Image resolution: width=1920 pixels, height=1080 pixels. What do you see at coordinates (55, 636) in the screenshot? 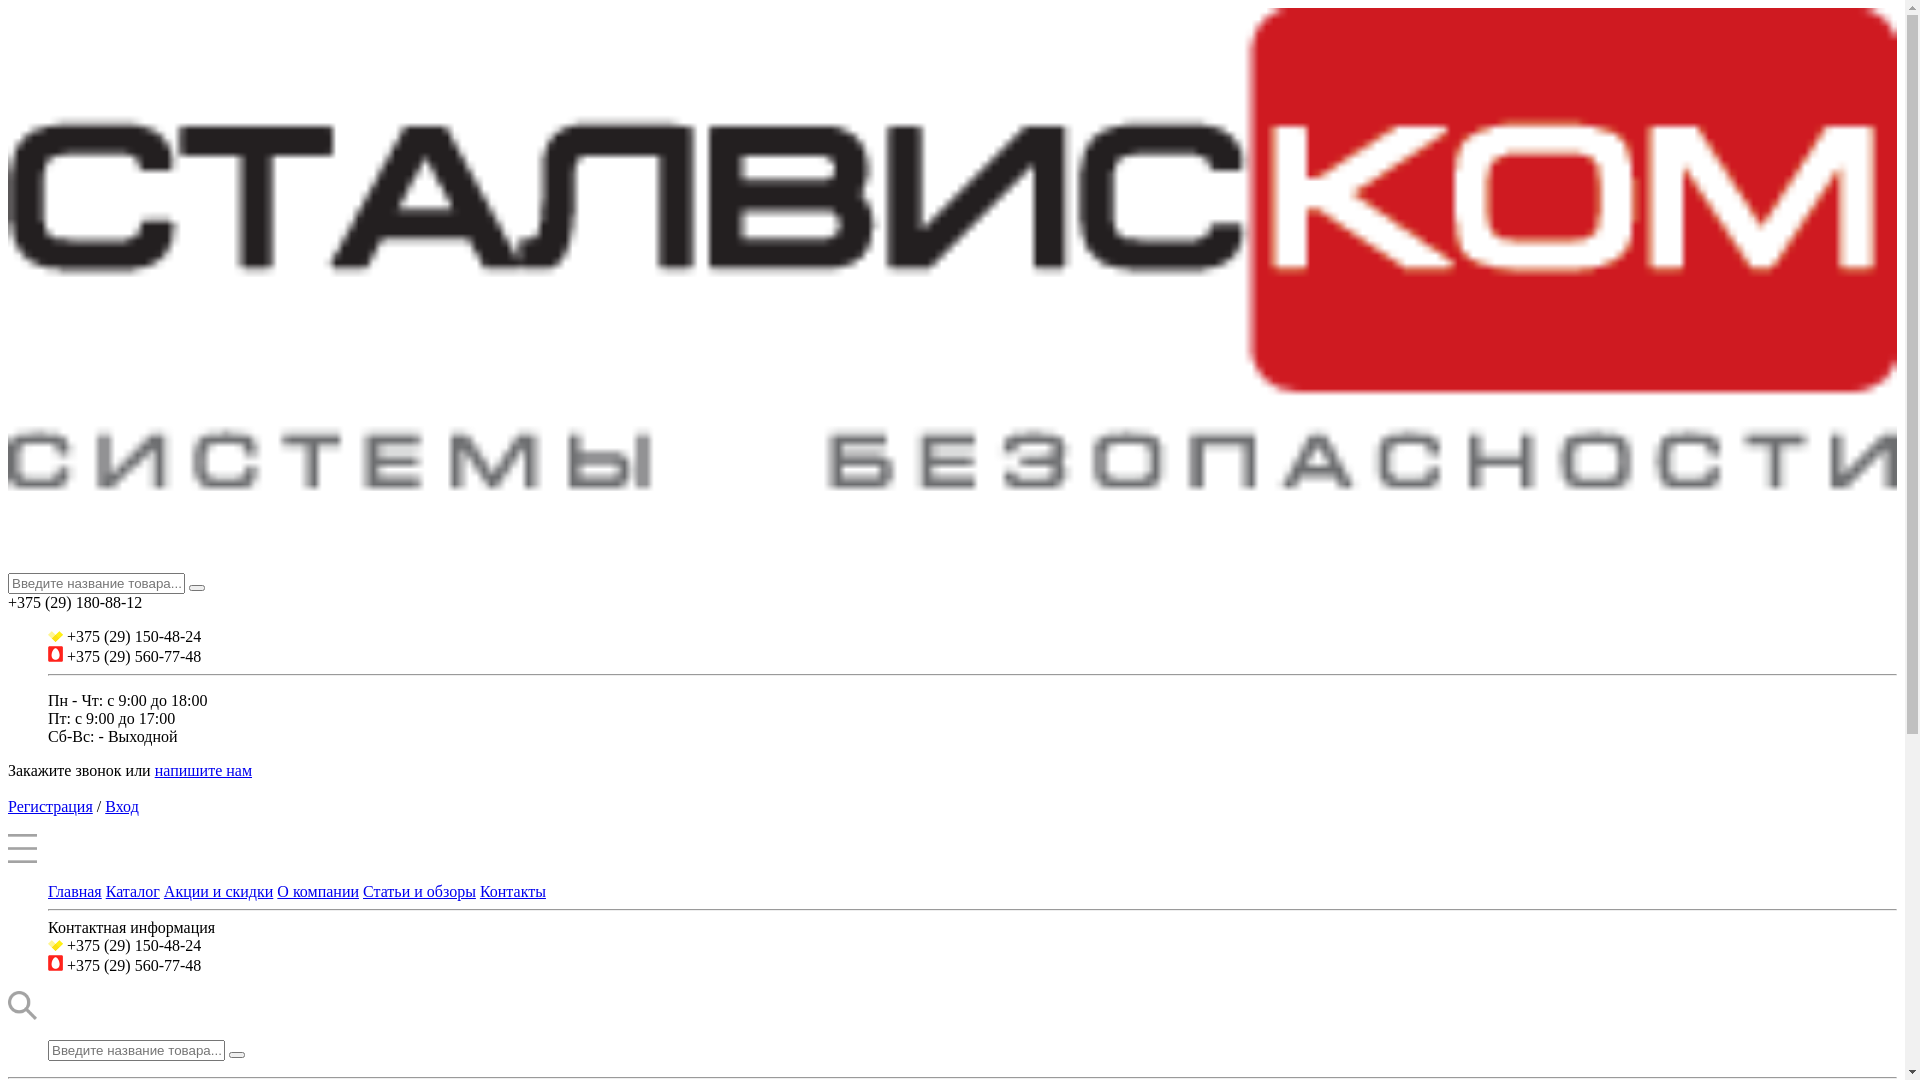
I see `'velcom'` at bounding box center [55, 636].